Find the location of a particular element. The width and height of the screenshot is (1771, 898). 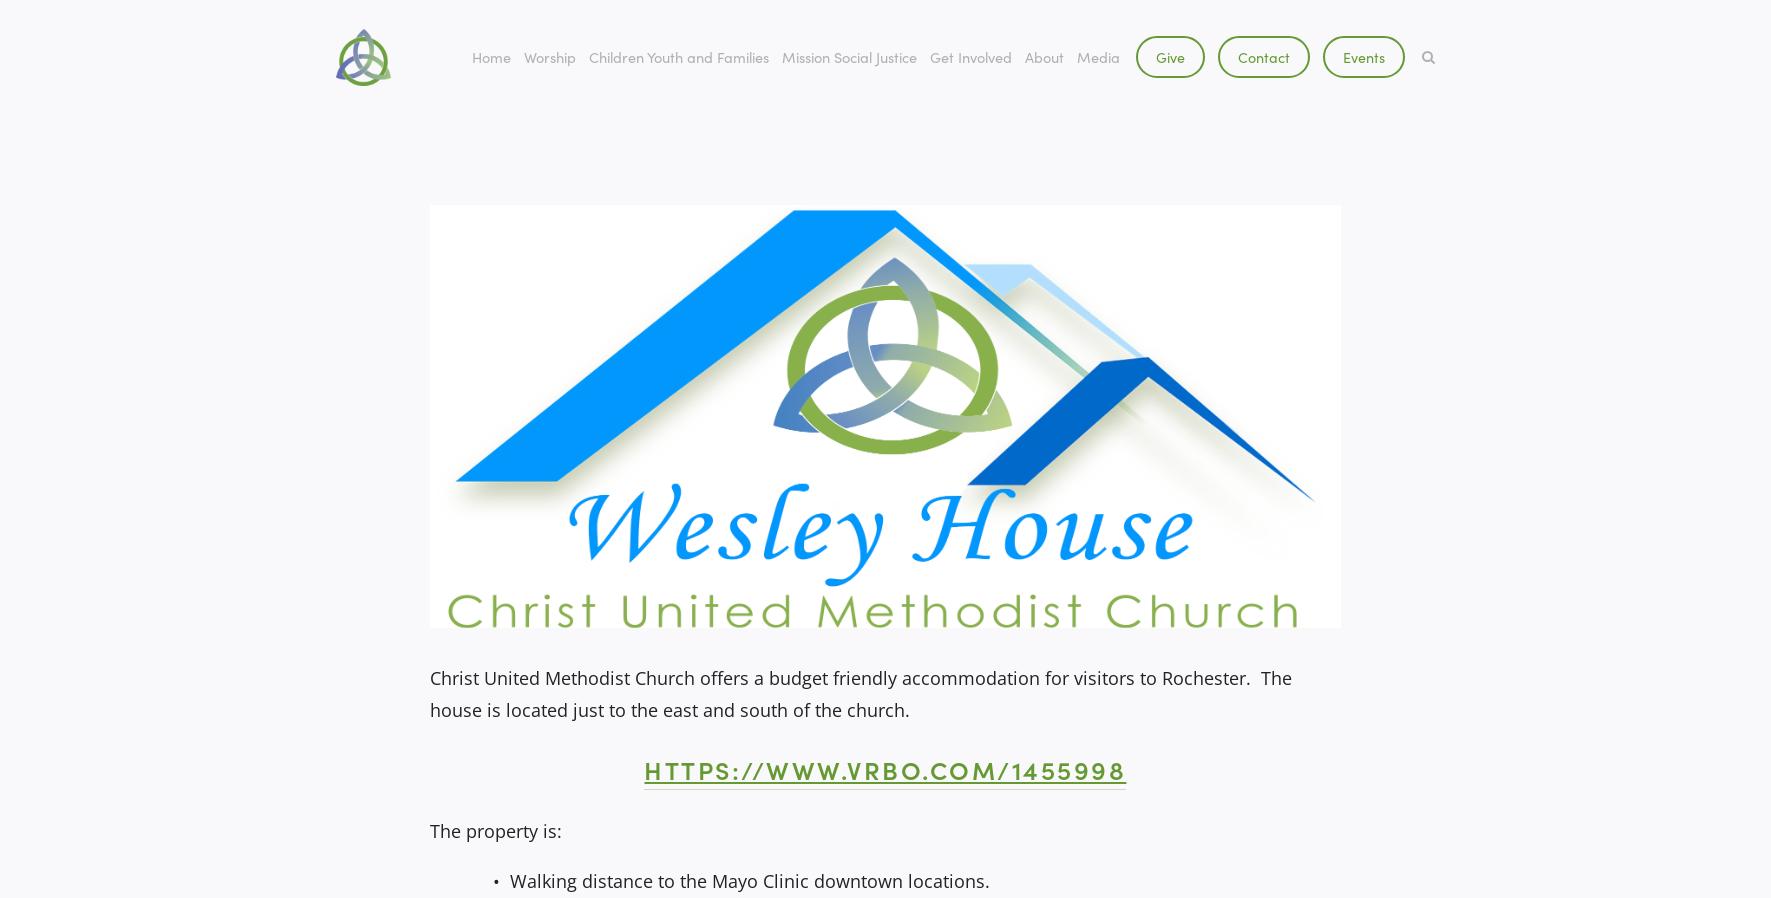

'The property is:' is located at coordinates (494, 831).